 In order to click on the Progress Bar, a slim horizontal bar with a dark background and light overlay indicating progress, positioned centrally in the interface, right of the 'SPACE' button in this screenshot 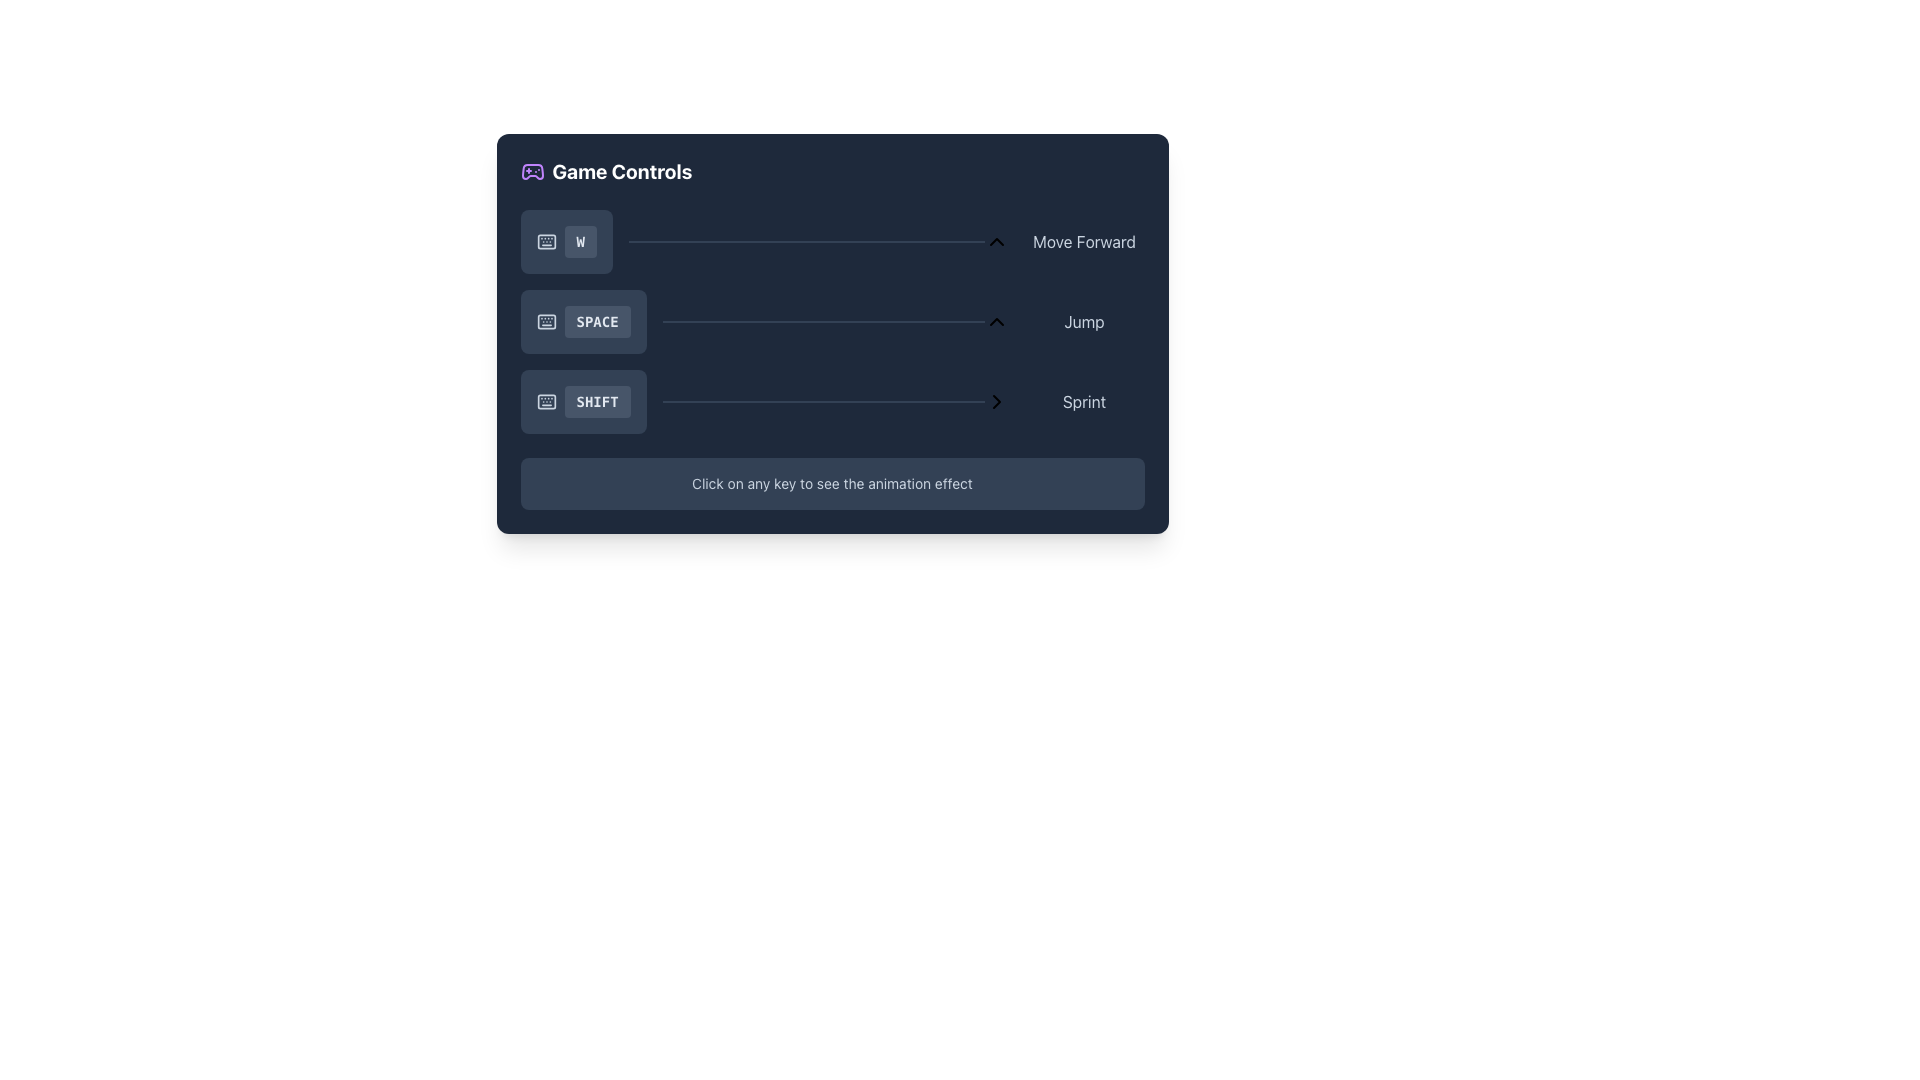, I will do `click(823, 320)`.